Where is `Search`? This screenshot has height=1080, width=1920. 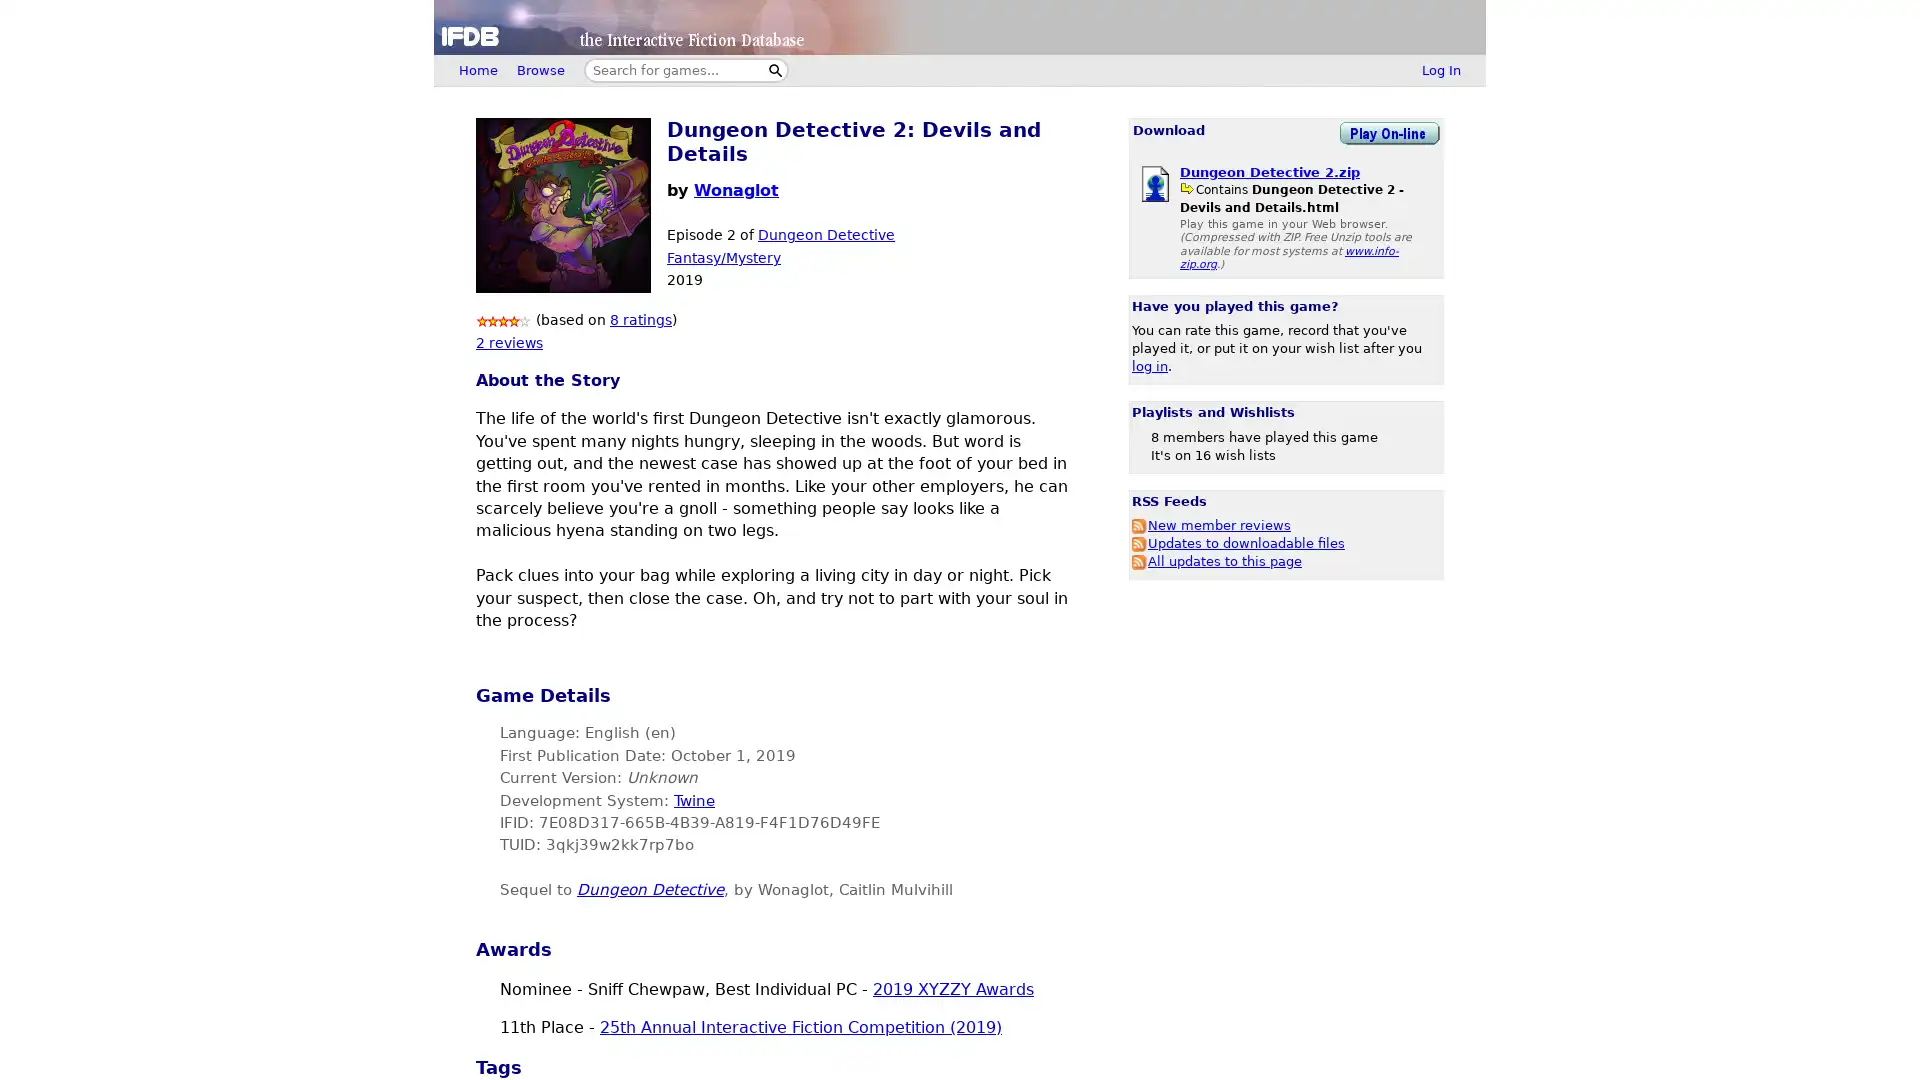 Search is located at coordinates (774, 68).